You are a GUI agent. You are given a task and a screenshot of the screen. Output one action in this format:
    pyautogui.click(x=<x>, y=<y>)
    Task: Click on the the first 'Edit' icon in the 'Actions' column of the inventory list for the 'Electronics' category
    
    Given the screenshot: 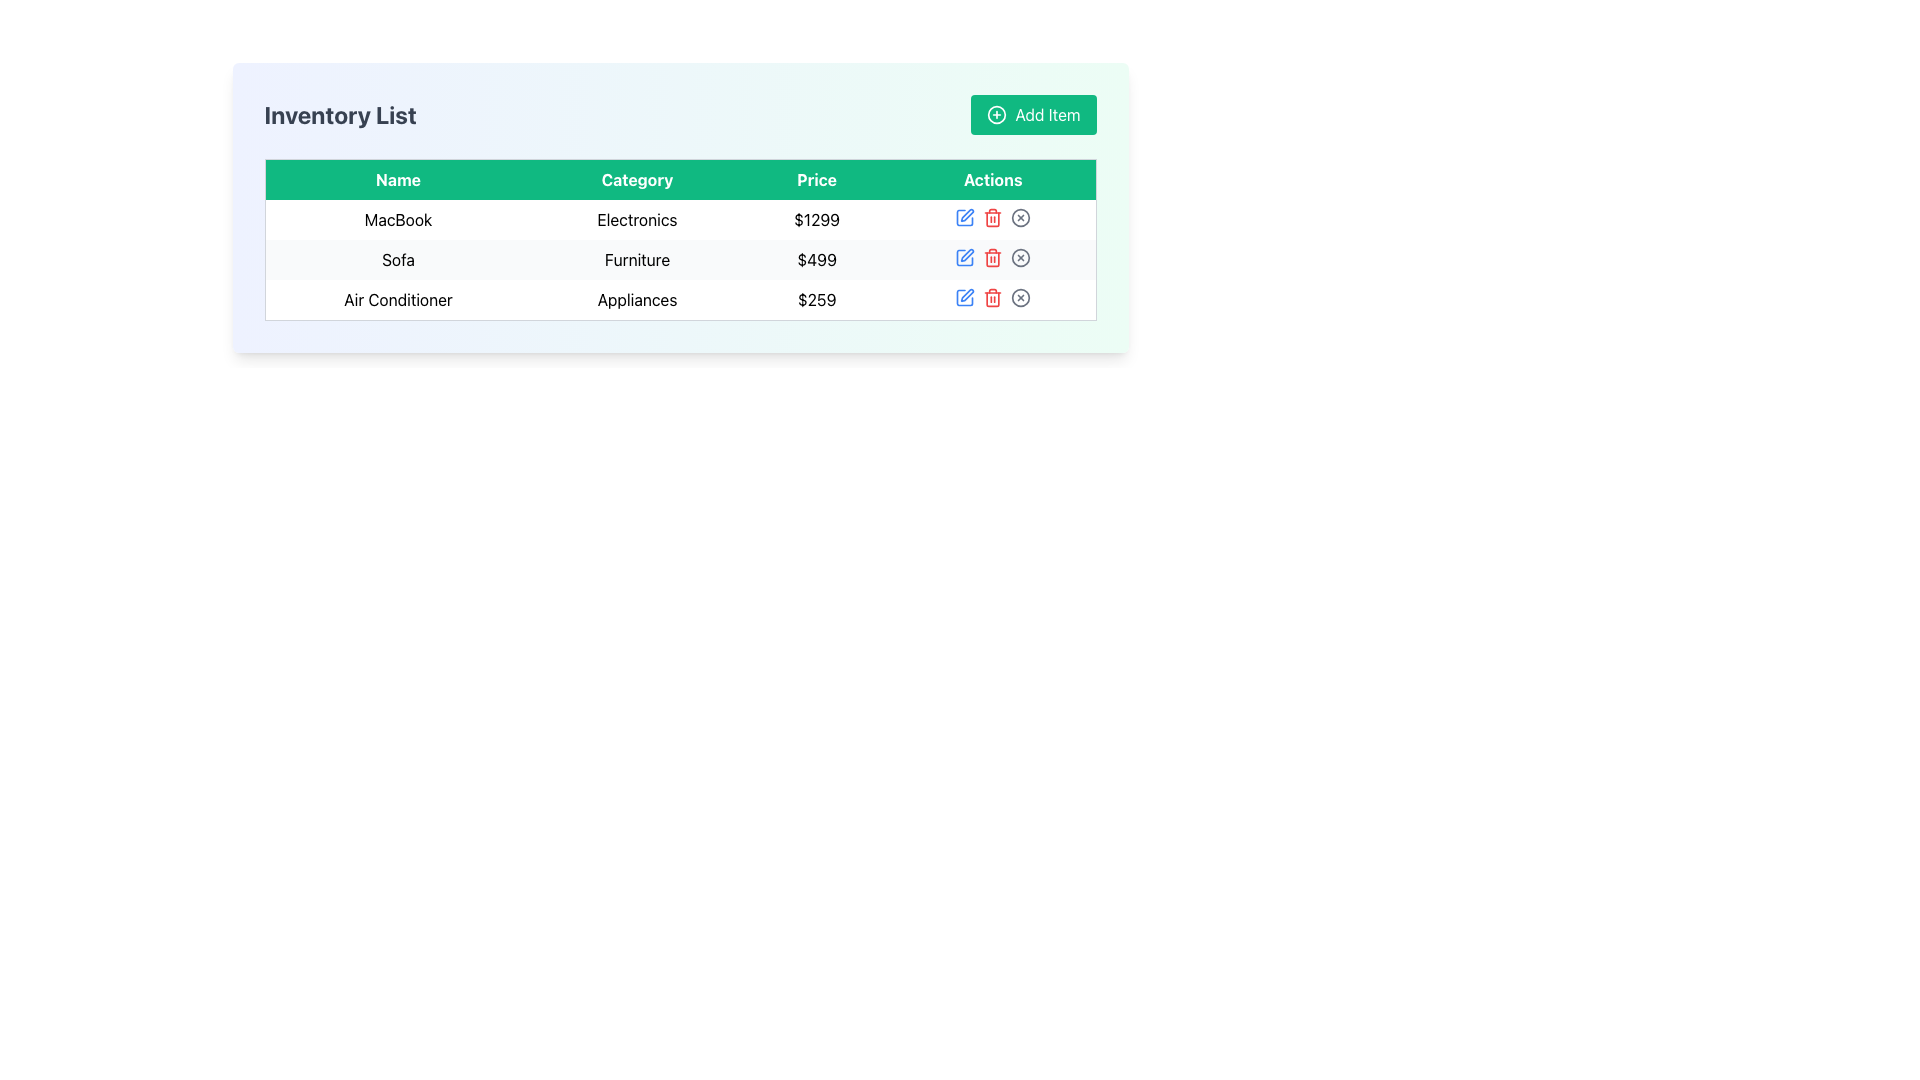 What is the action you would take?
    pyautogui.click(x=967, y=215)
    